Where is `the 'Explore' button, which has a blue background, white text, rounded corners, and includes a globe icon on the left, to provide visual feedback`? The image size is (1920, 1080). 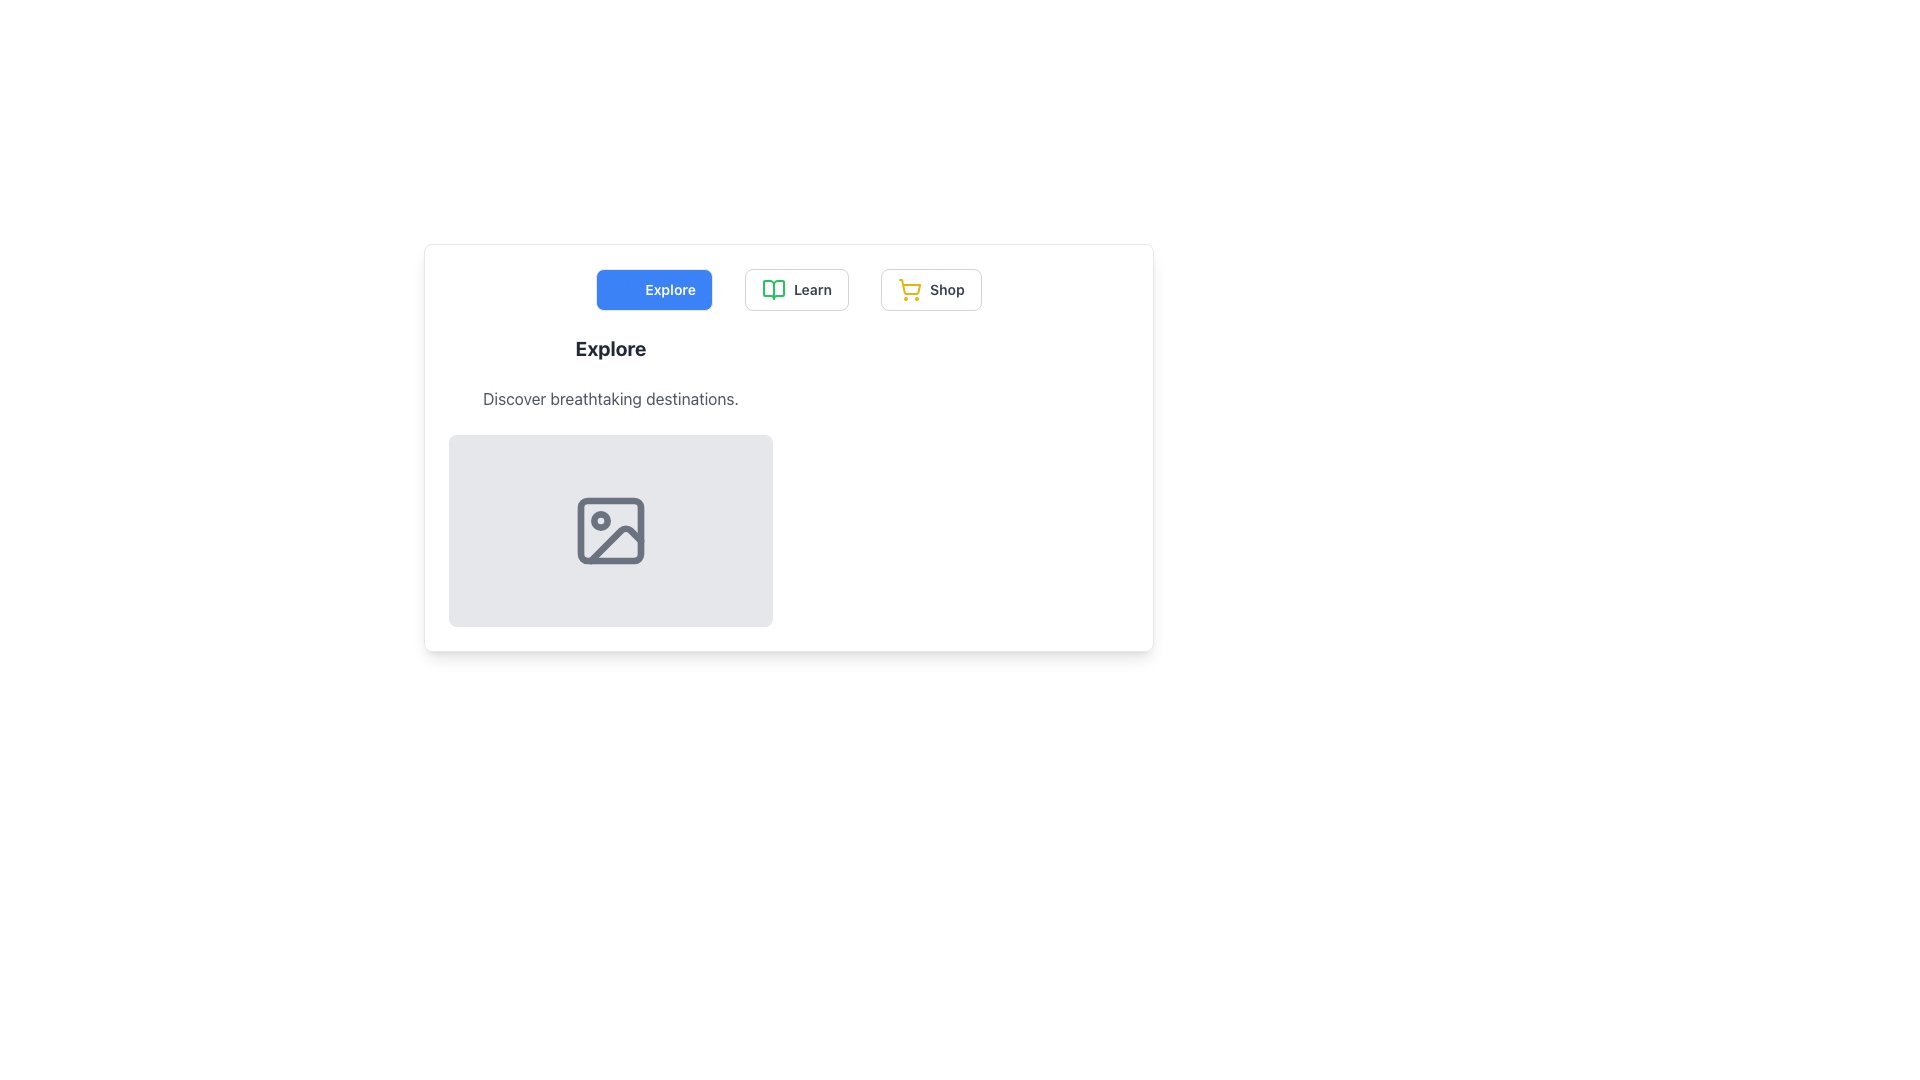 the 'Explore' button, which has a blue background, white text, rounded corners, and includes a globe icon on the left, to provide visual feedback is located at coordinates (654, 289).